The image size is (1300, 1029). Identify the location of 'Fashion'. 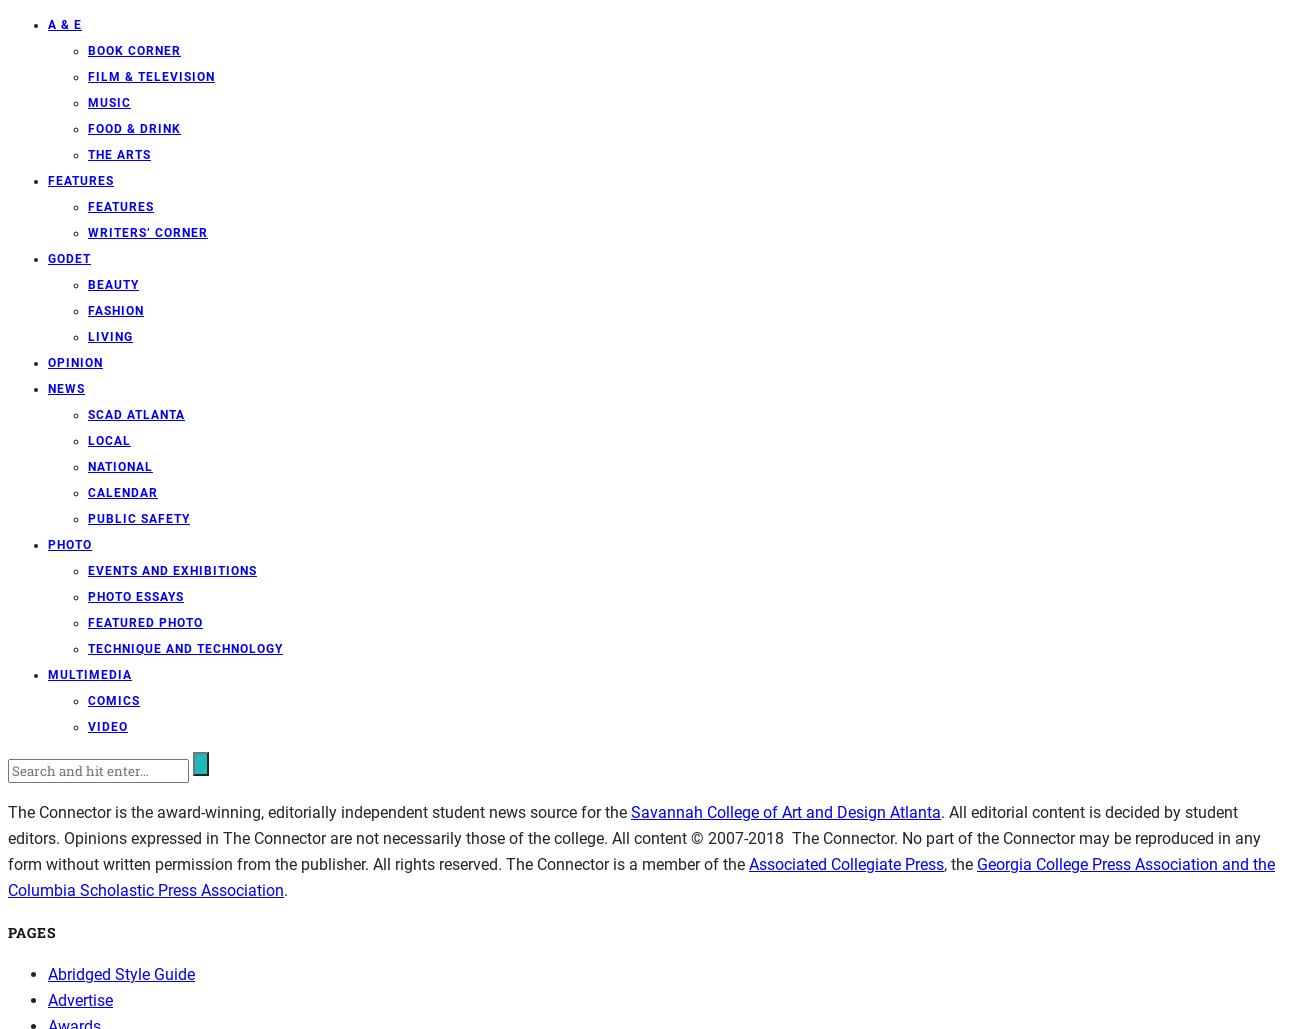
(114, 310).